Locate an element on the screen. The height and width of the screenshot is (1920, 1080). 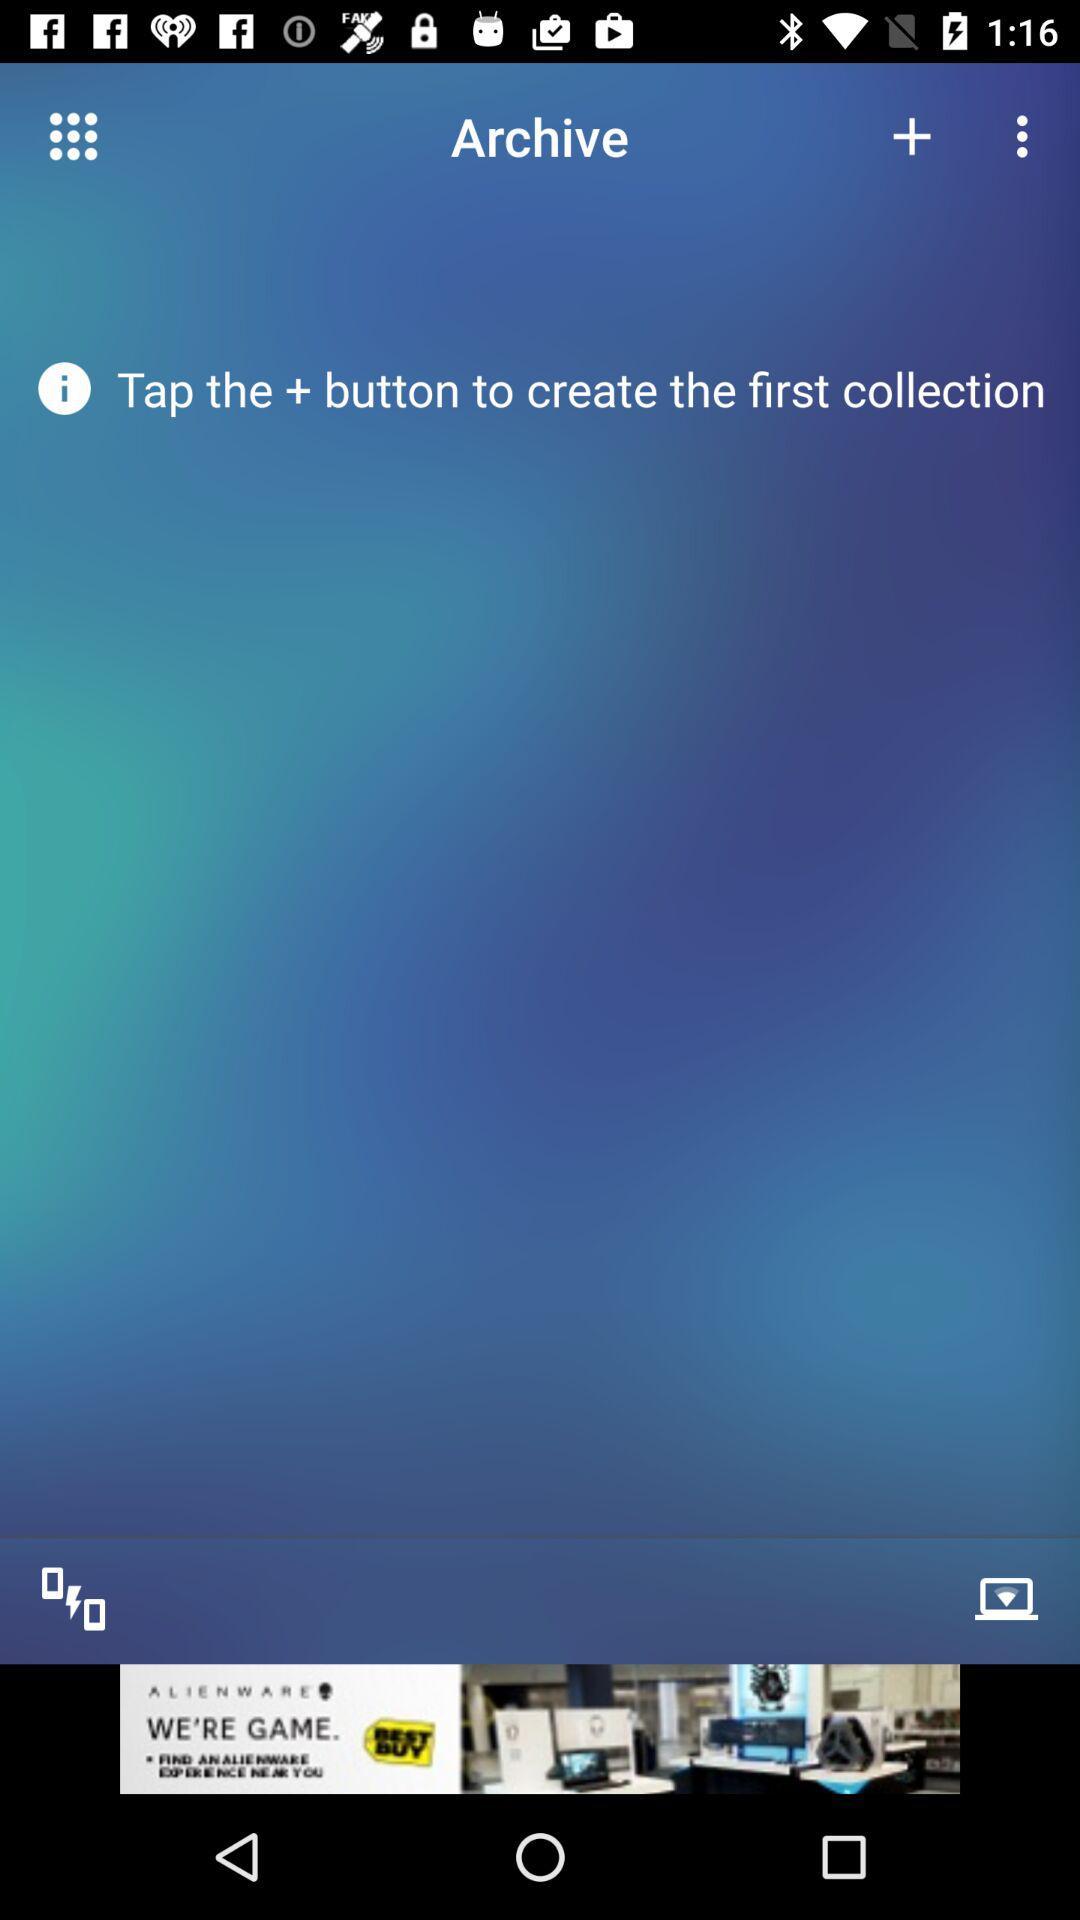
home icon is located at coordinates (72, 135).